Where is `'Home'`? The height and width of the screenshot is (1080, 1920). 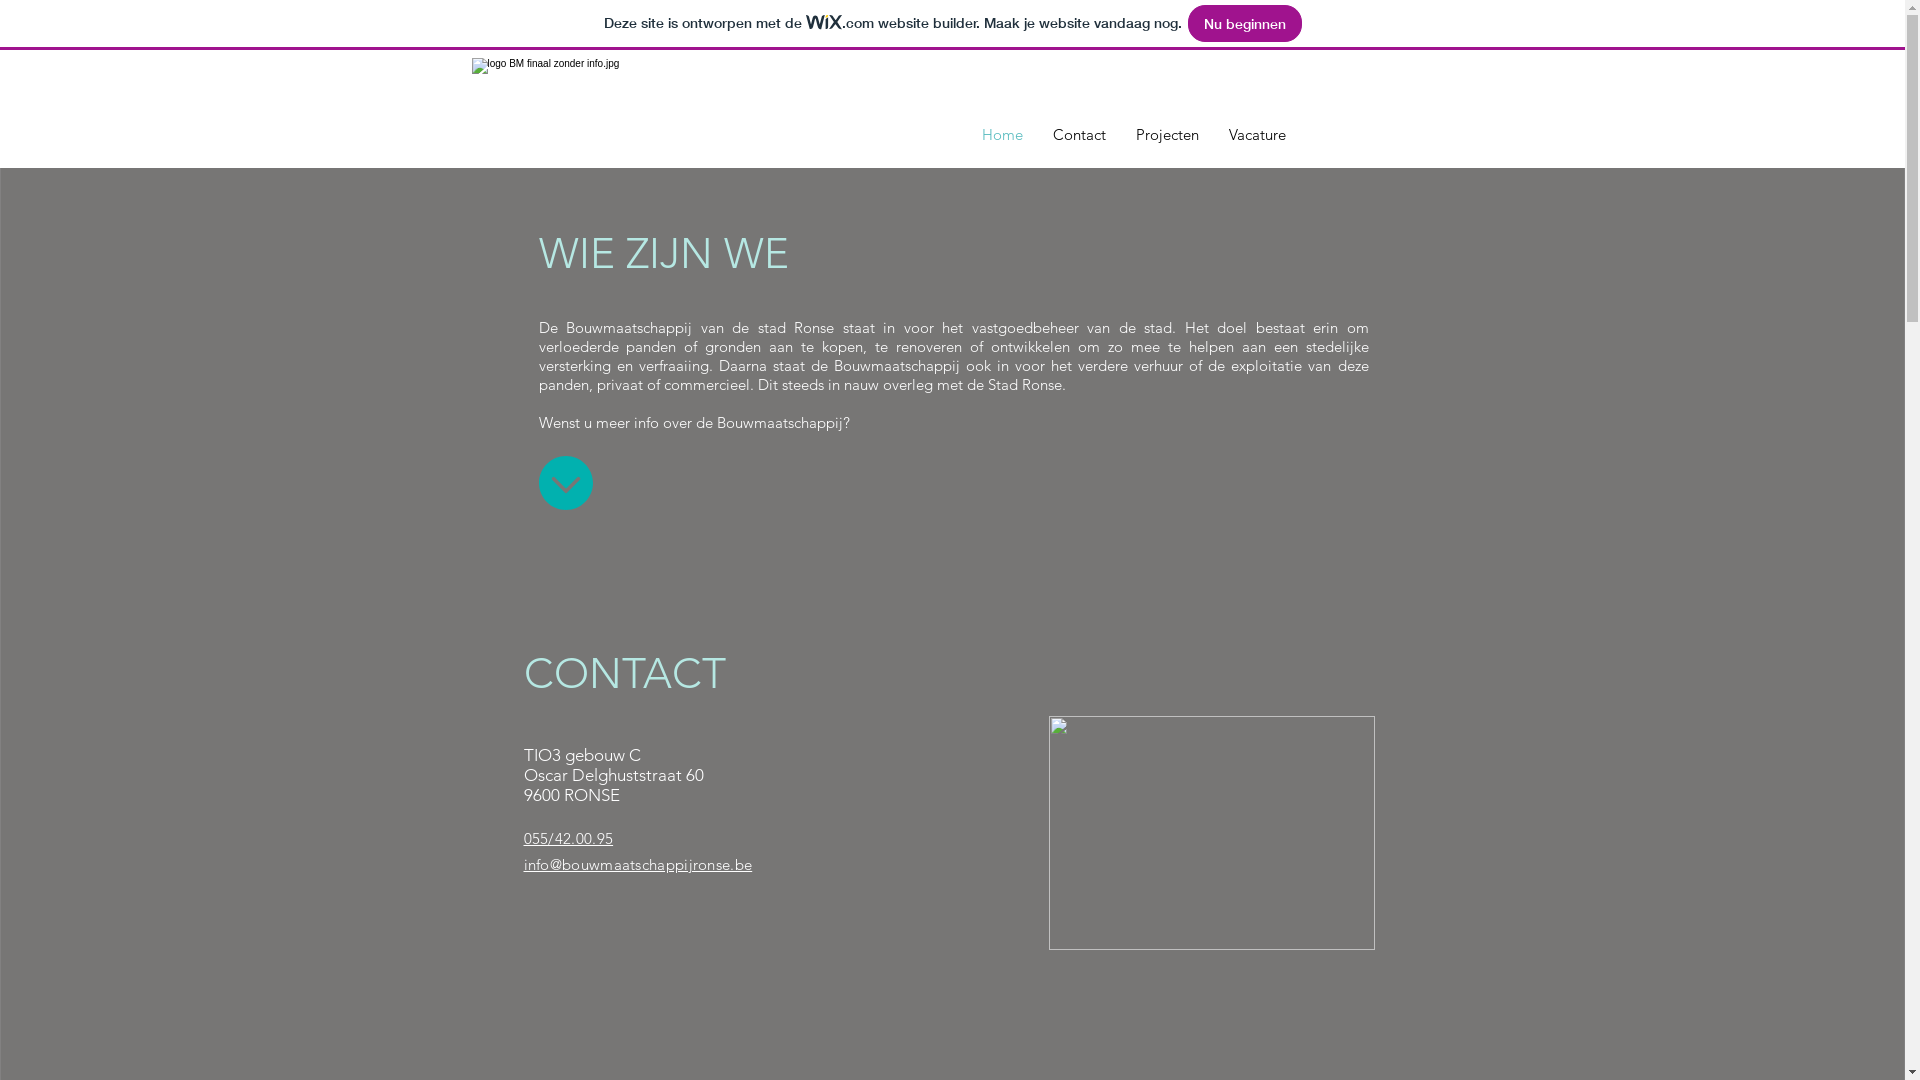 'Home' is located at coordinates (965, 135).